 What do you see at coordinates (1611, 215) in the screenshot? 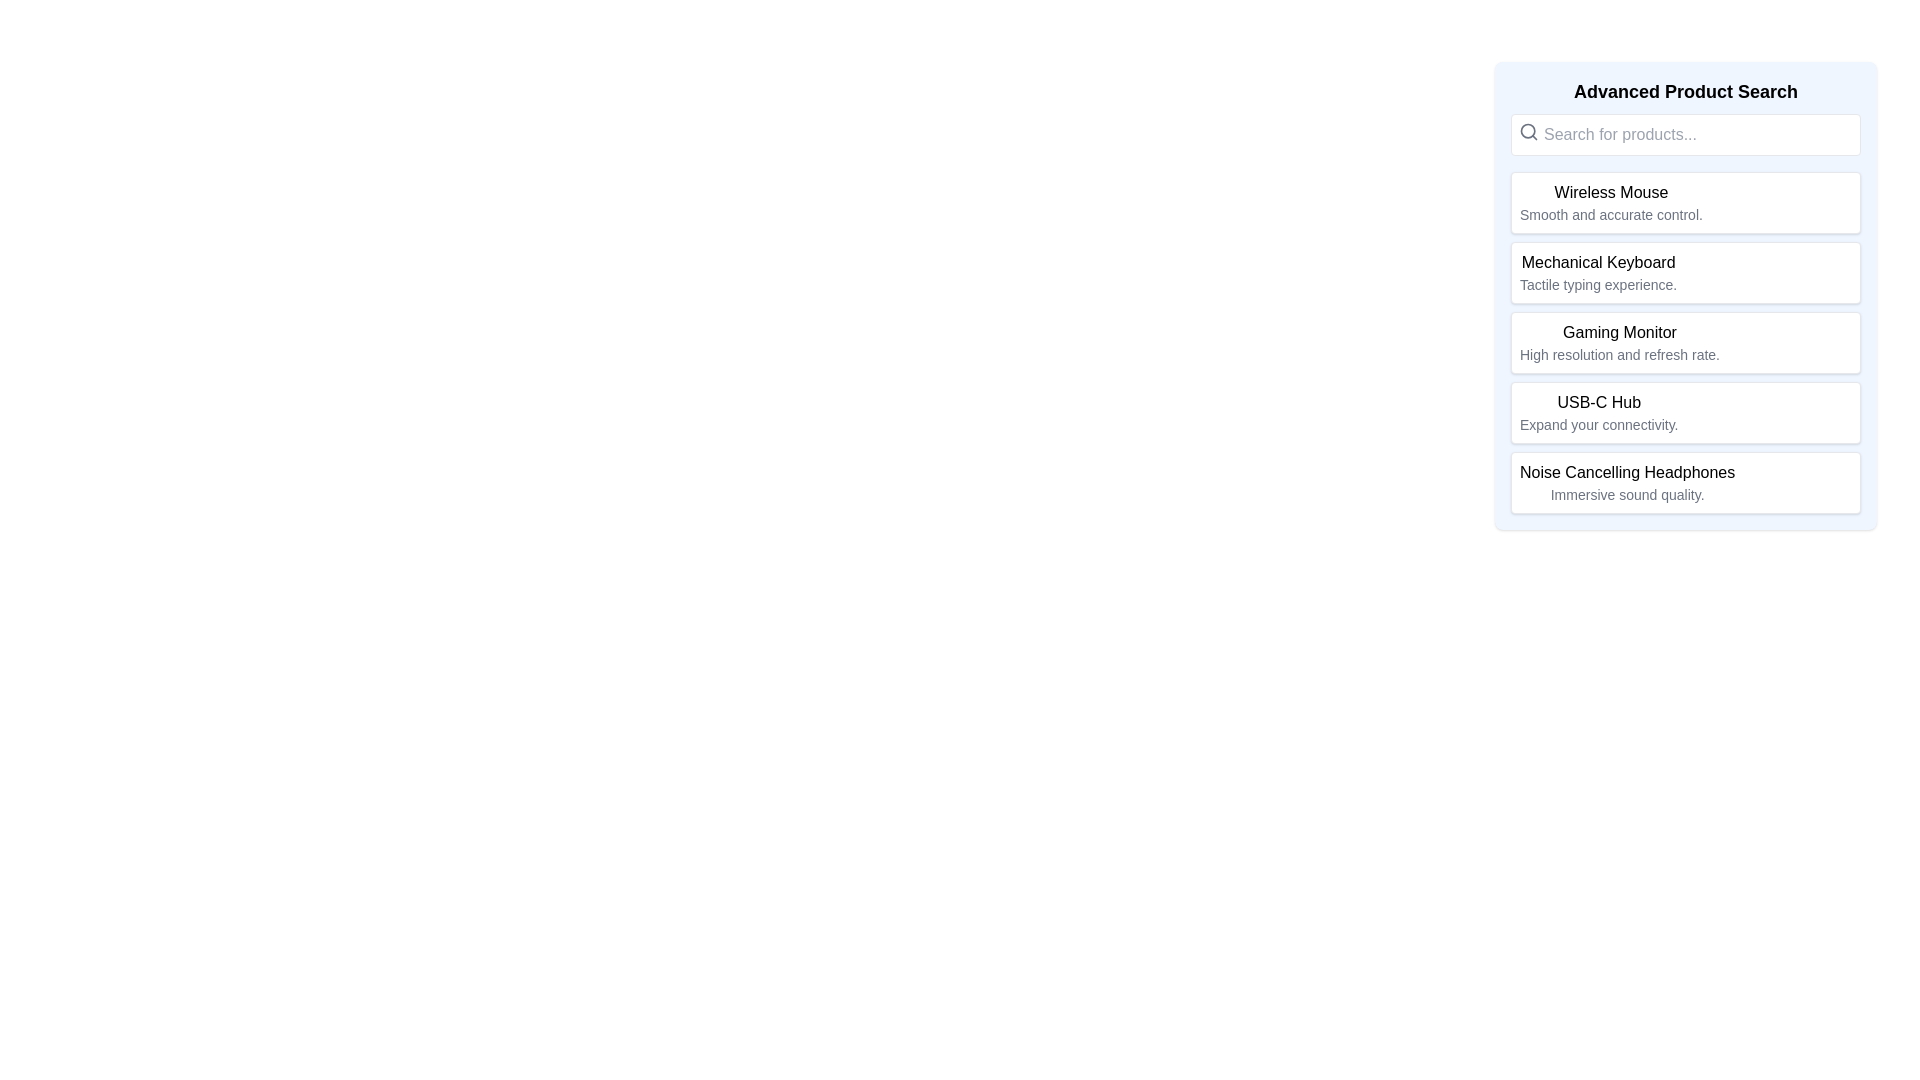
I see `the text label displaying 'Smooth and accurate control.' which is styled in a small gray font and located below the 'Wireless Mouse' label in the 'Advanced Product Search' sidebar` at bounding box center [1611, 215].